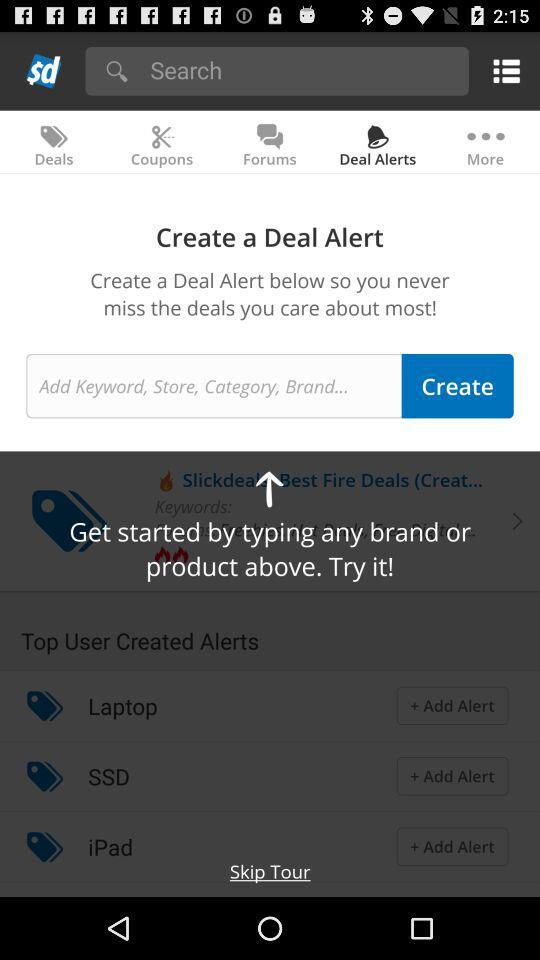  Describe the element at coordinates (270, 591) in the screenshot. I see `the item below get started by` at that location.